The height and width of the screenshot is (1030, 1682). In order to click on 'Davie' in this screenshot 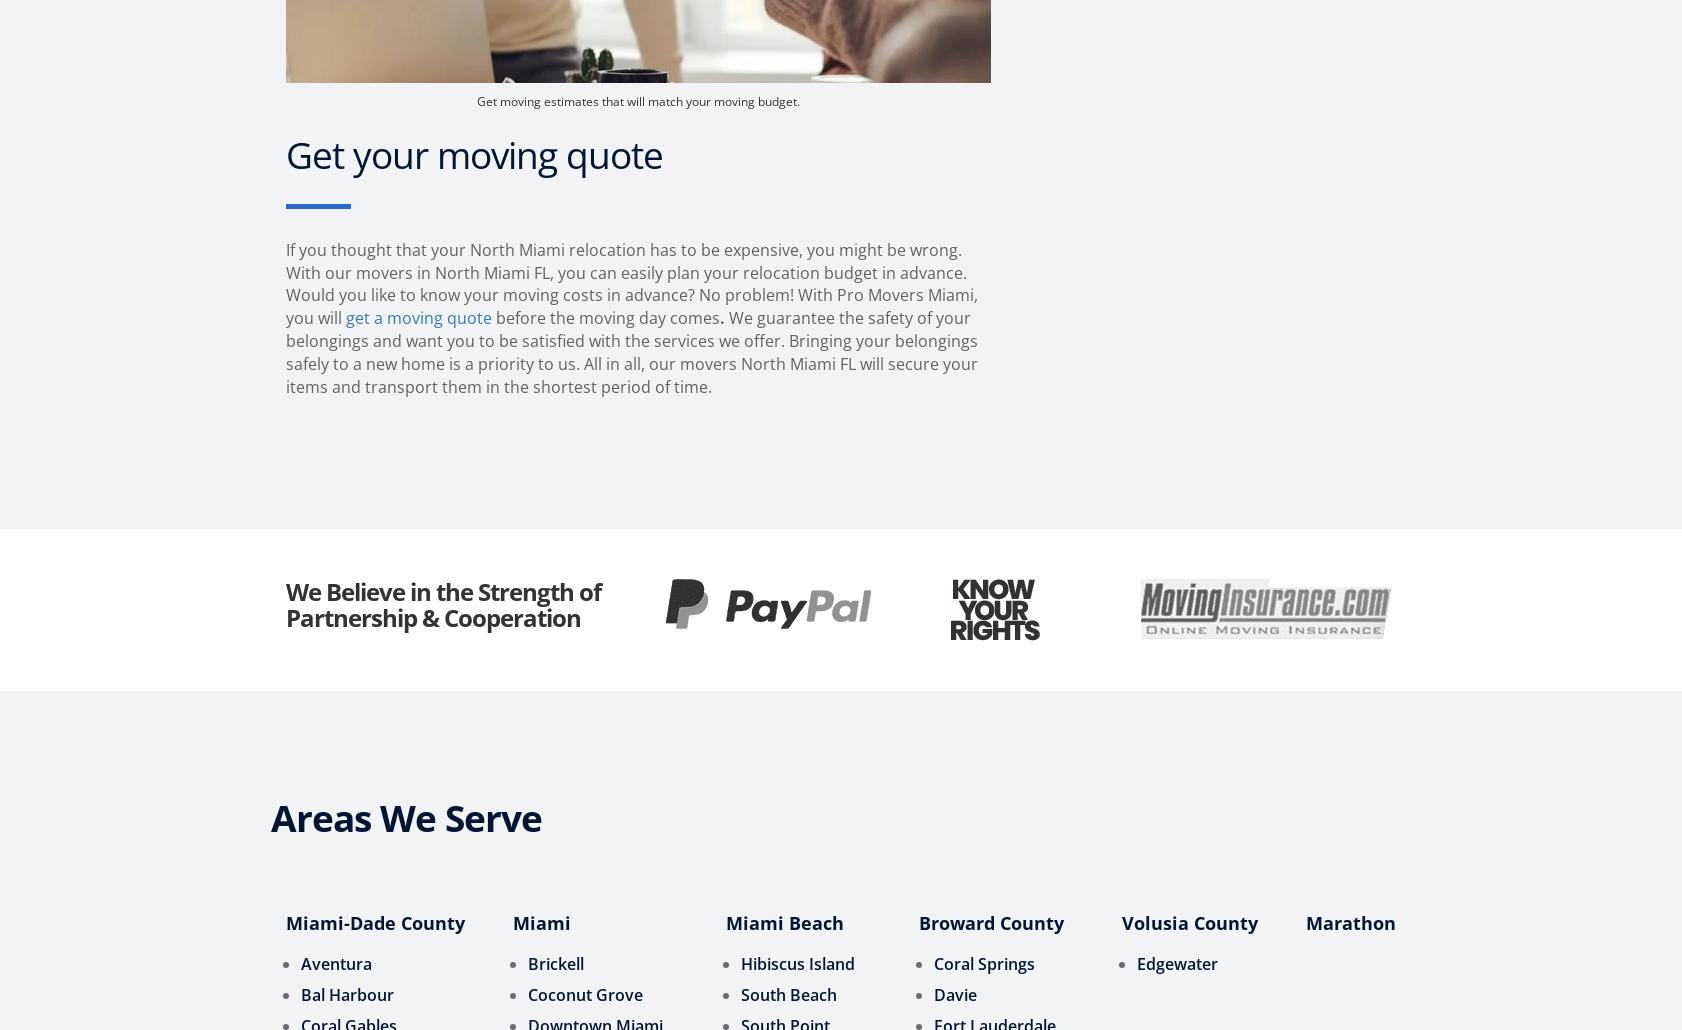, I will do `click(953, 993)`.